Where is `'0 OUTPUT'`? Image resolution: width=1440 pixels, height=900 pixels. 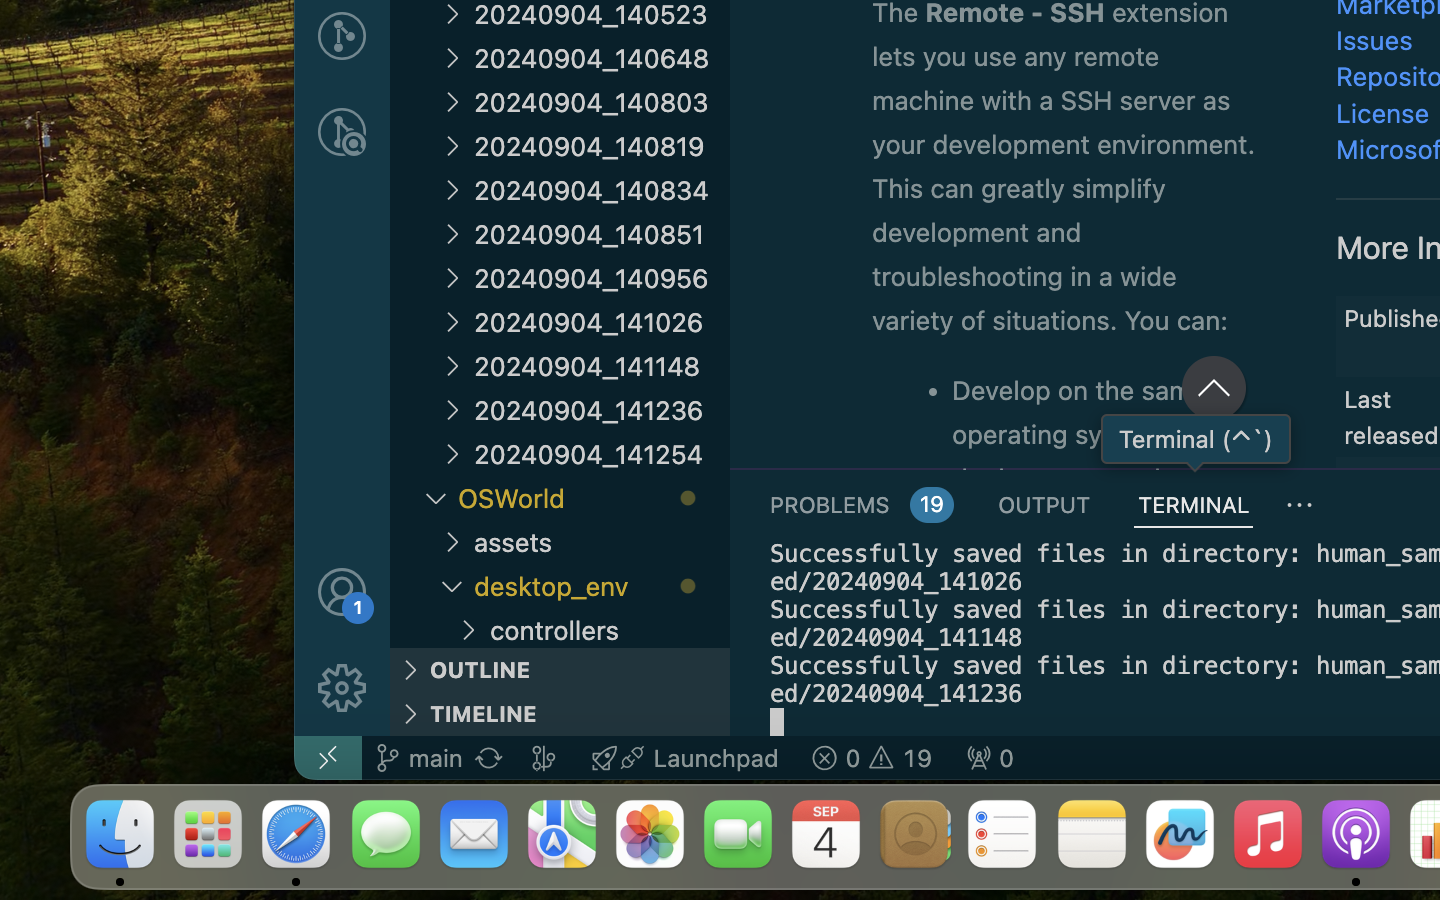 '0 OUTPUT' is located at coordinates (1045, 503).